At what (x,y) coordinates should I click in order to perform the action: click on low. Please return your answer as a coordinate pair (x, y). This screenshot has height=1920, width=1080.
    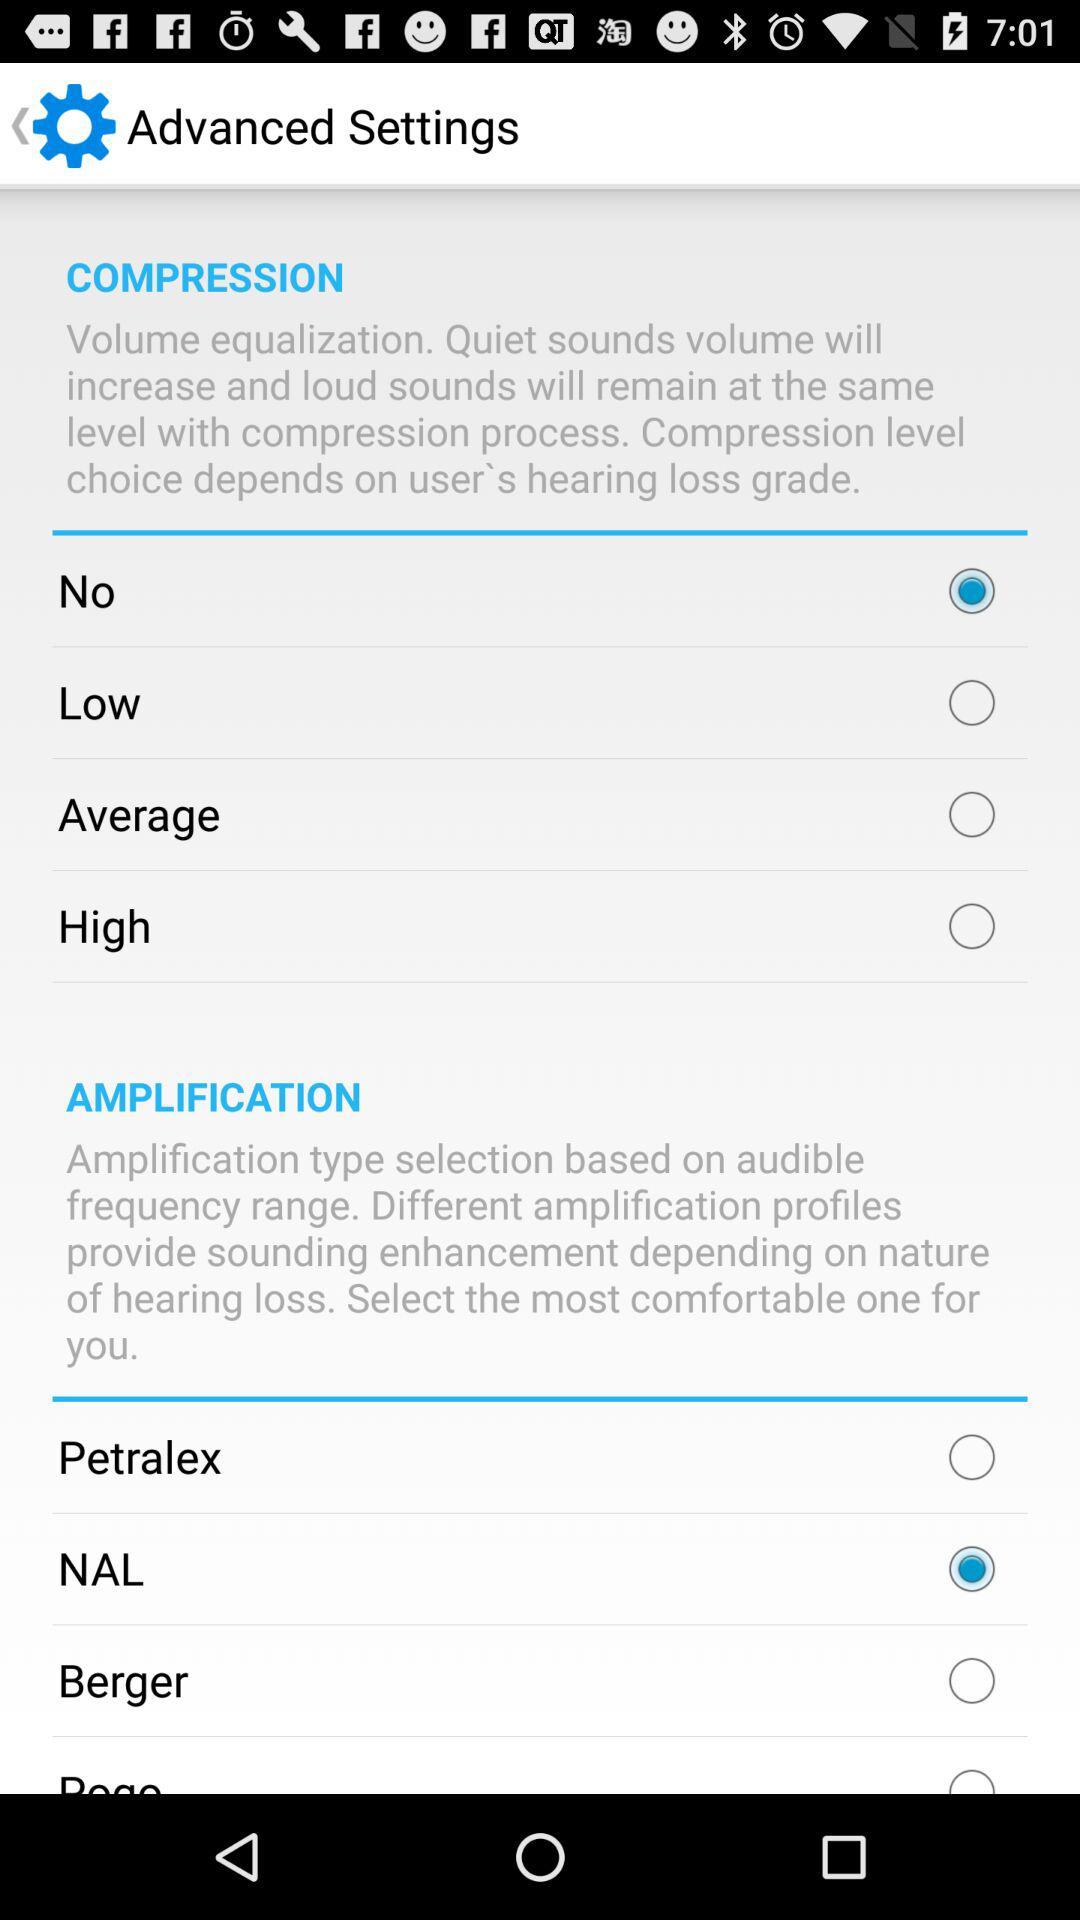
    Looking at the image, I should click on (971, 702).